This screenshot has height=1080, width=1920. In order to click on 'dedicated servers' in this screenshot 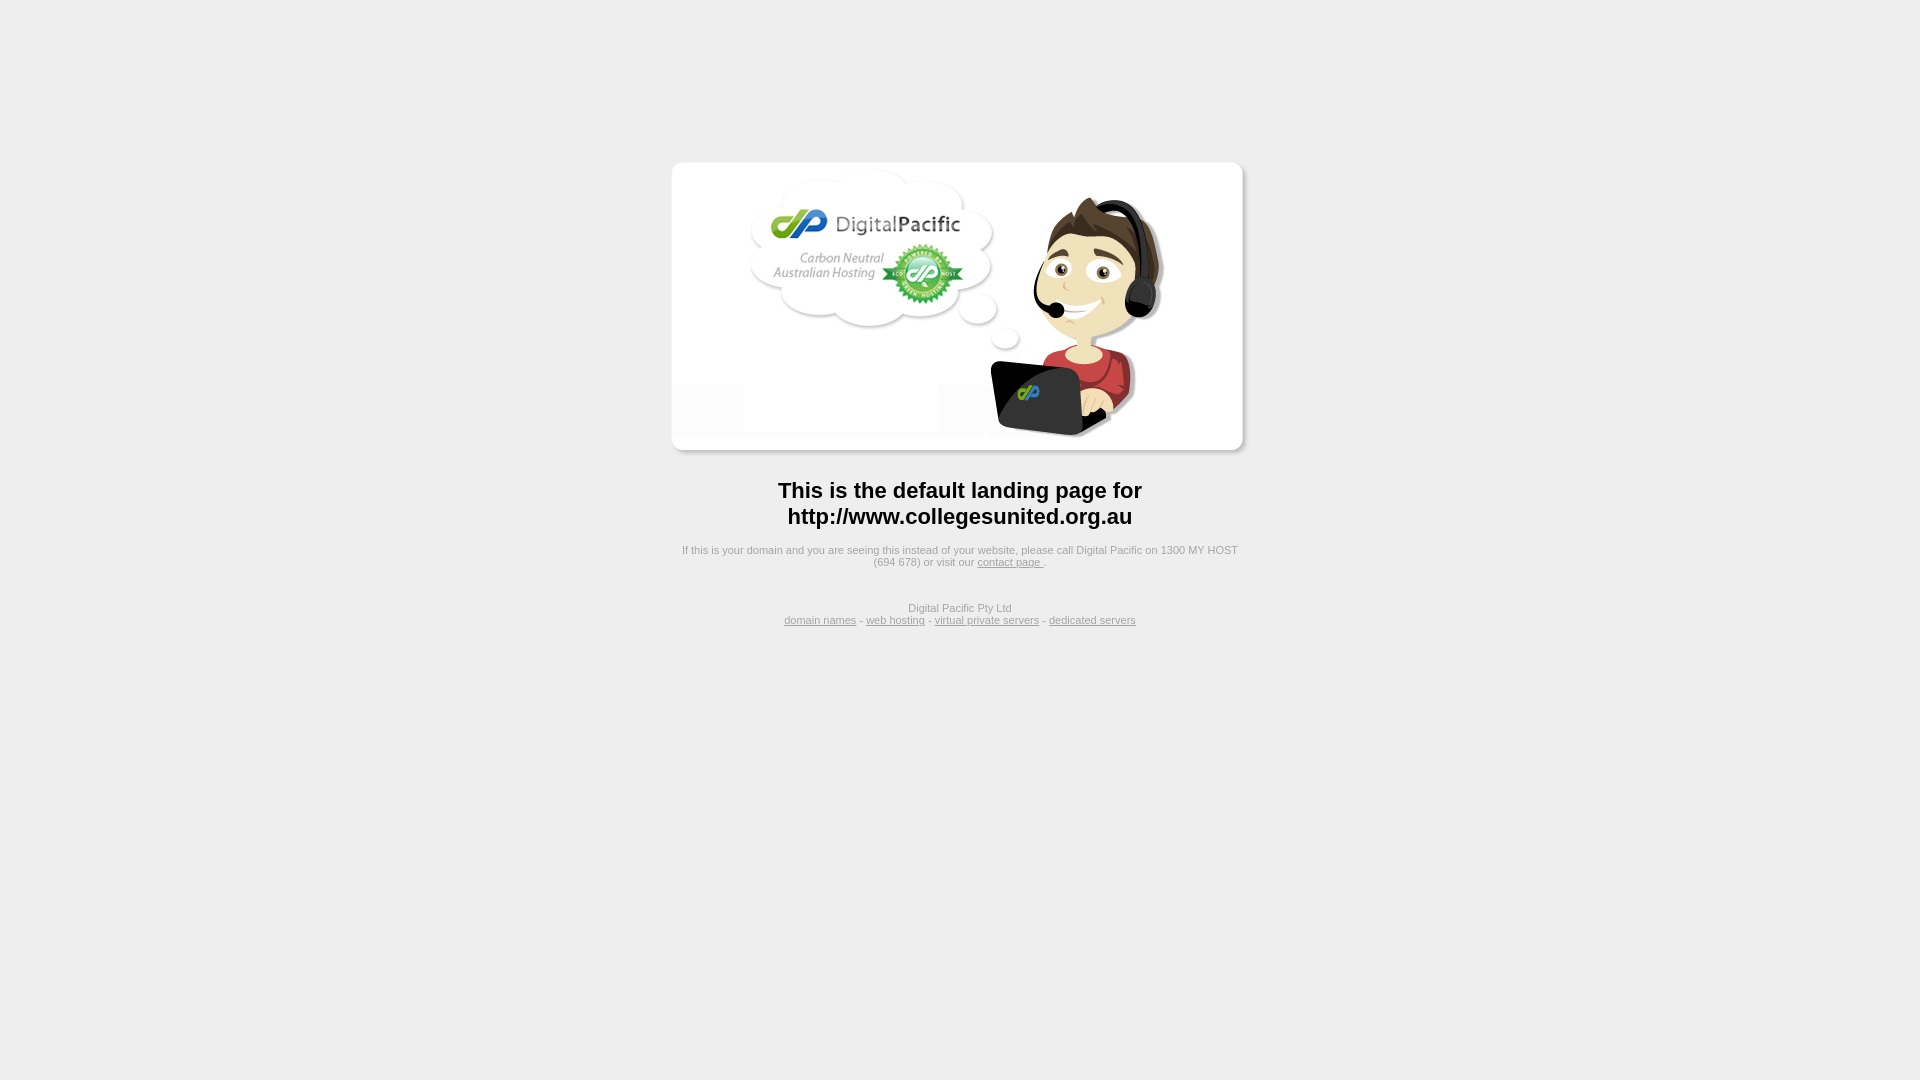, I will do `click(1091, 619)`.